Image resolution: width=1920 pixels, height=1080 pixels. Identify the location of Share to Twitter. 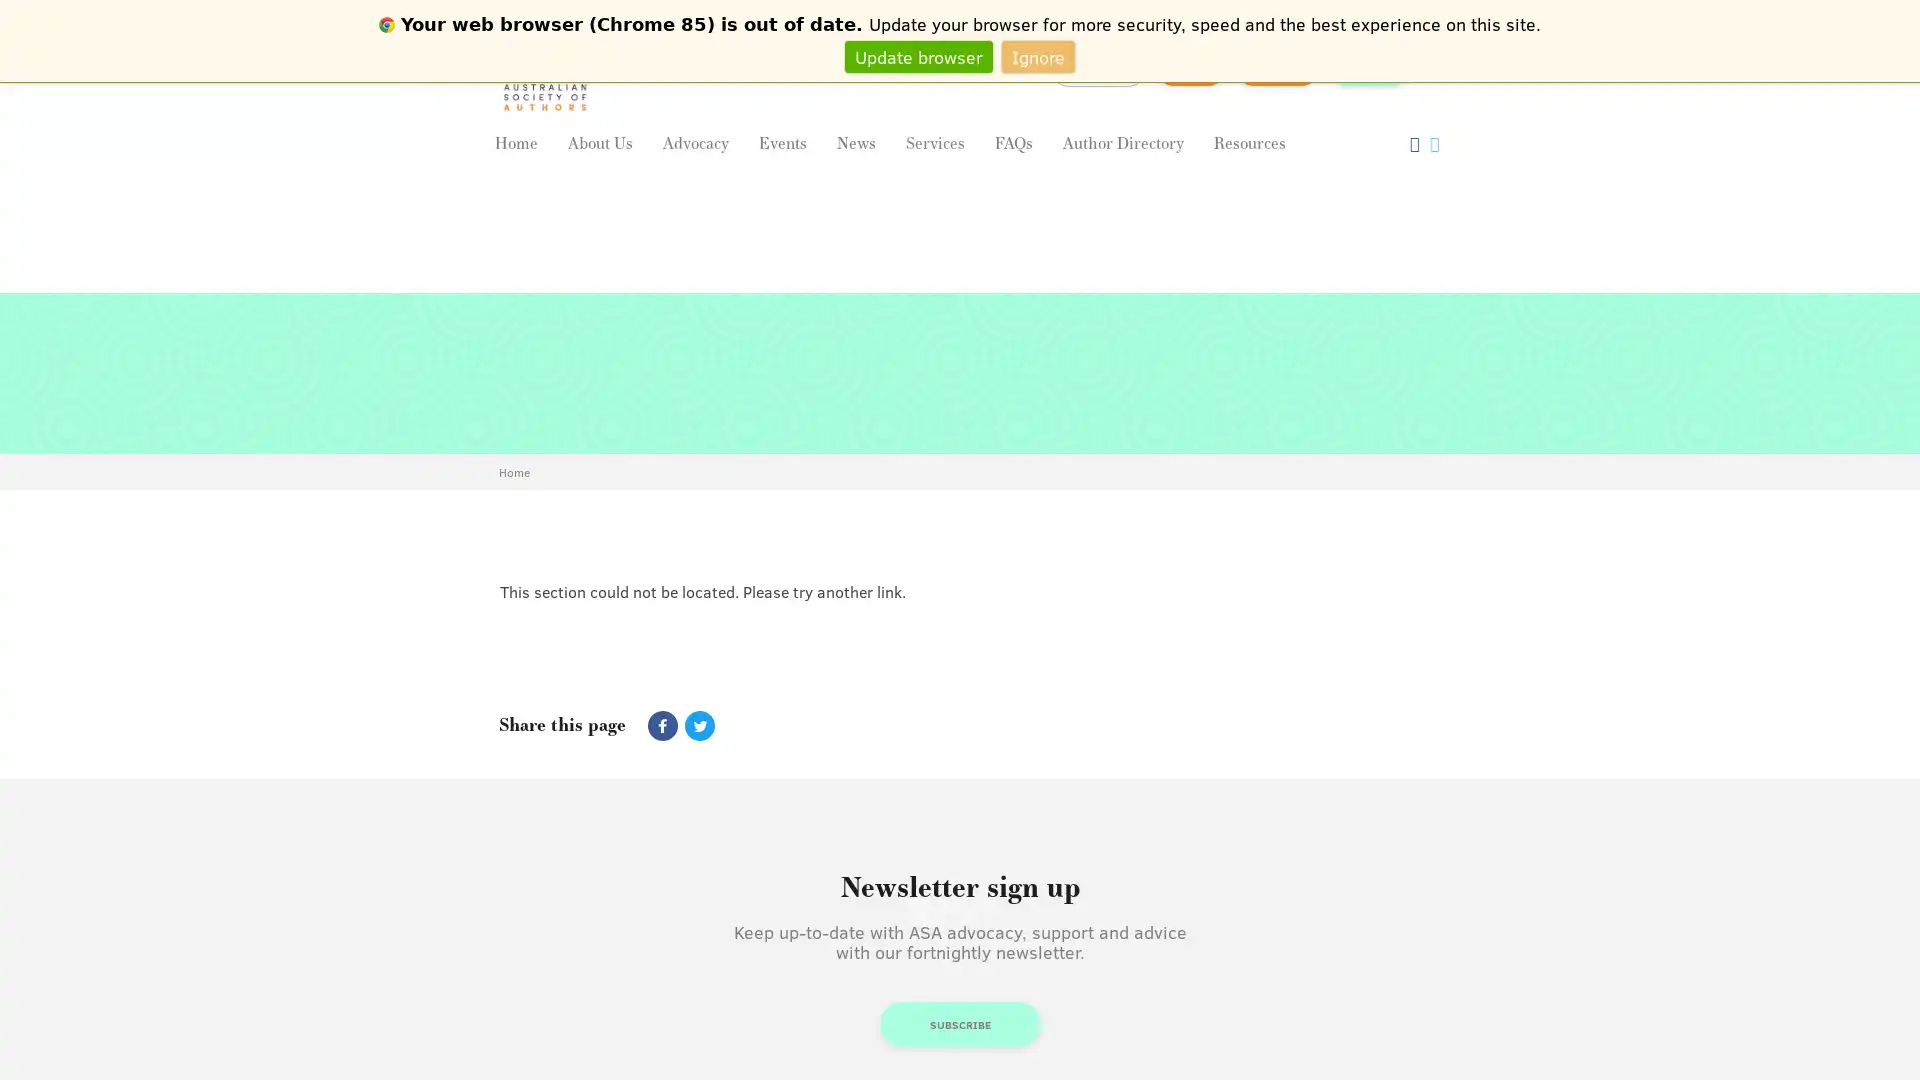
(696, 725).